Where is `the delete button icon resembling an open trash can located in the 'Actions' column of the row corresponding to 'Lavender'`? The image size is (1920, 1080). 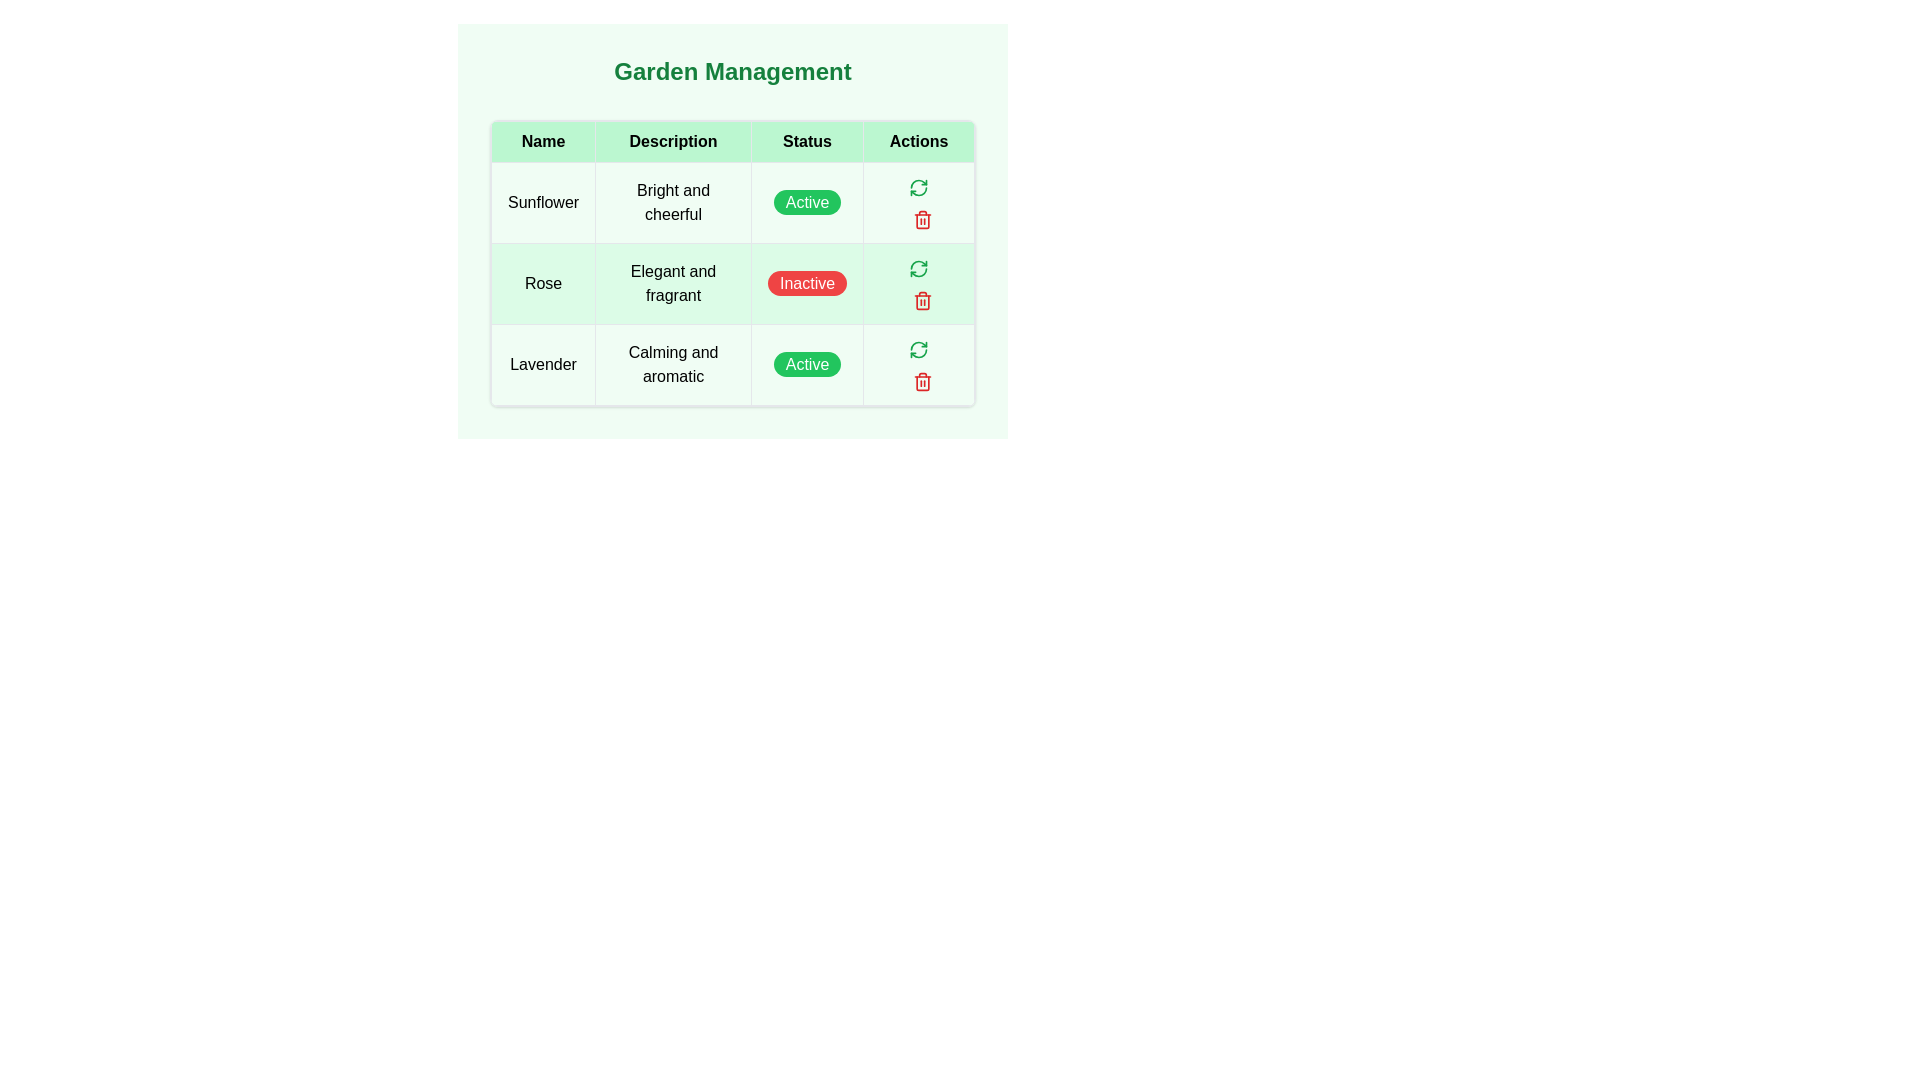
the delete button icon resembling an open trash can located in the 'Actions' column of the row corresponding to 'Lavender' is located at coordinates (922, 383).